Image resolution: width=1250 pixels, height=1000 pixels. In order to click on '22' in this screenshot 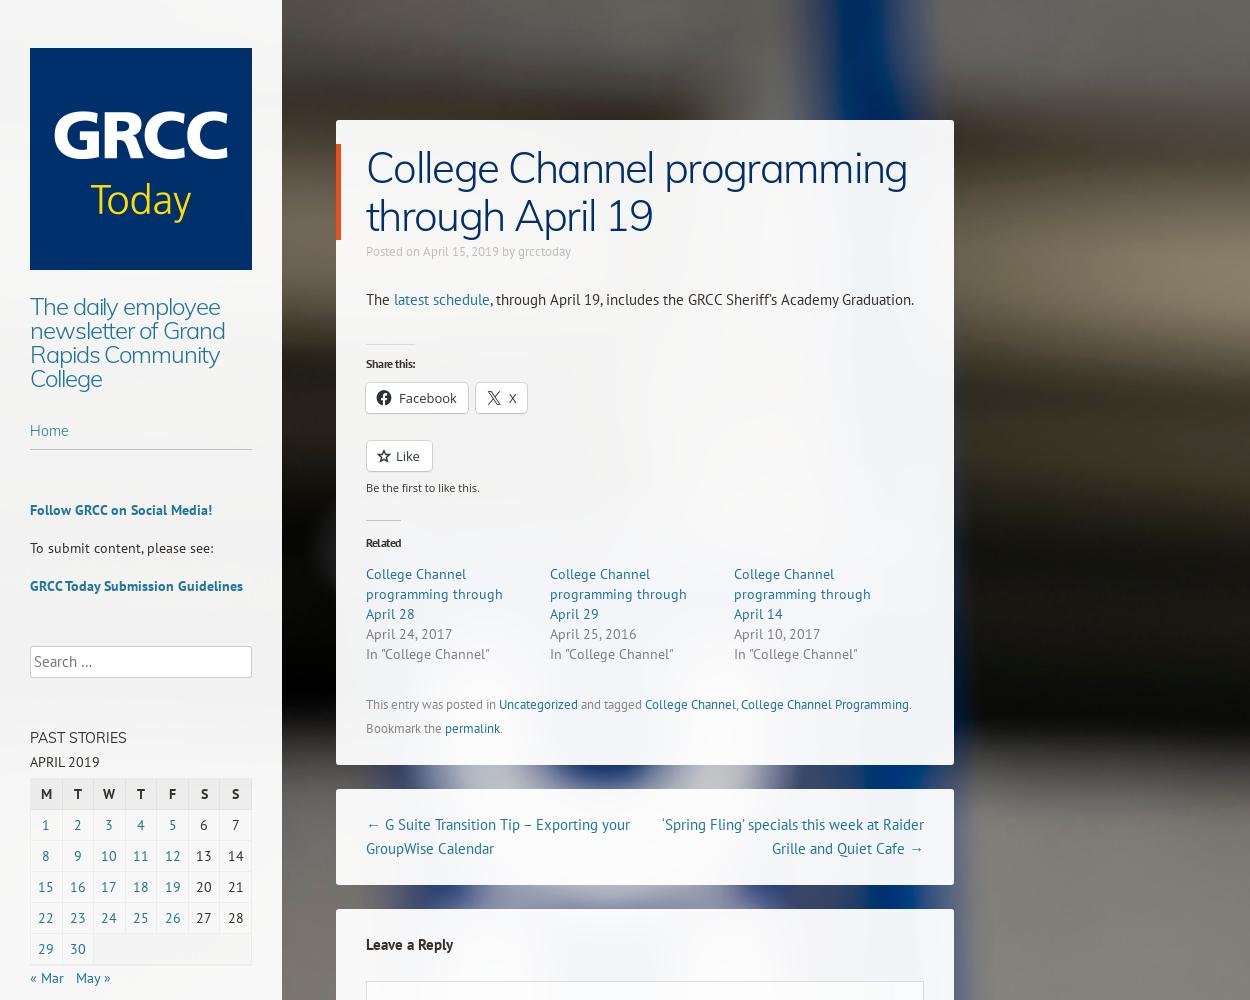, I will do `click(46, 918)`.